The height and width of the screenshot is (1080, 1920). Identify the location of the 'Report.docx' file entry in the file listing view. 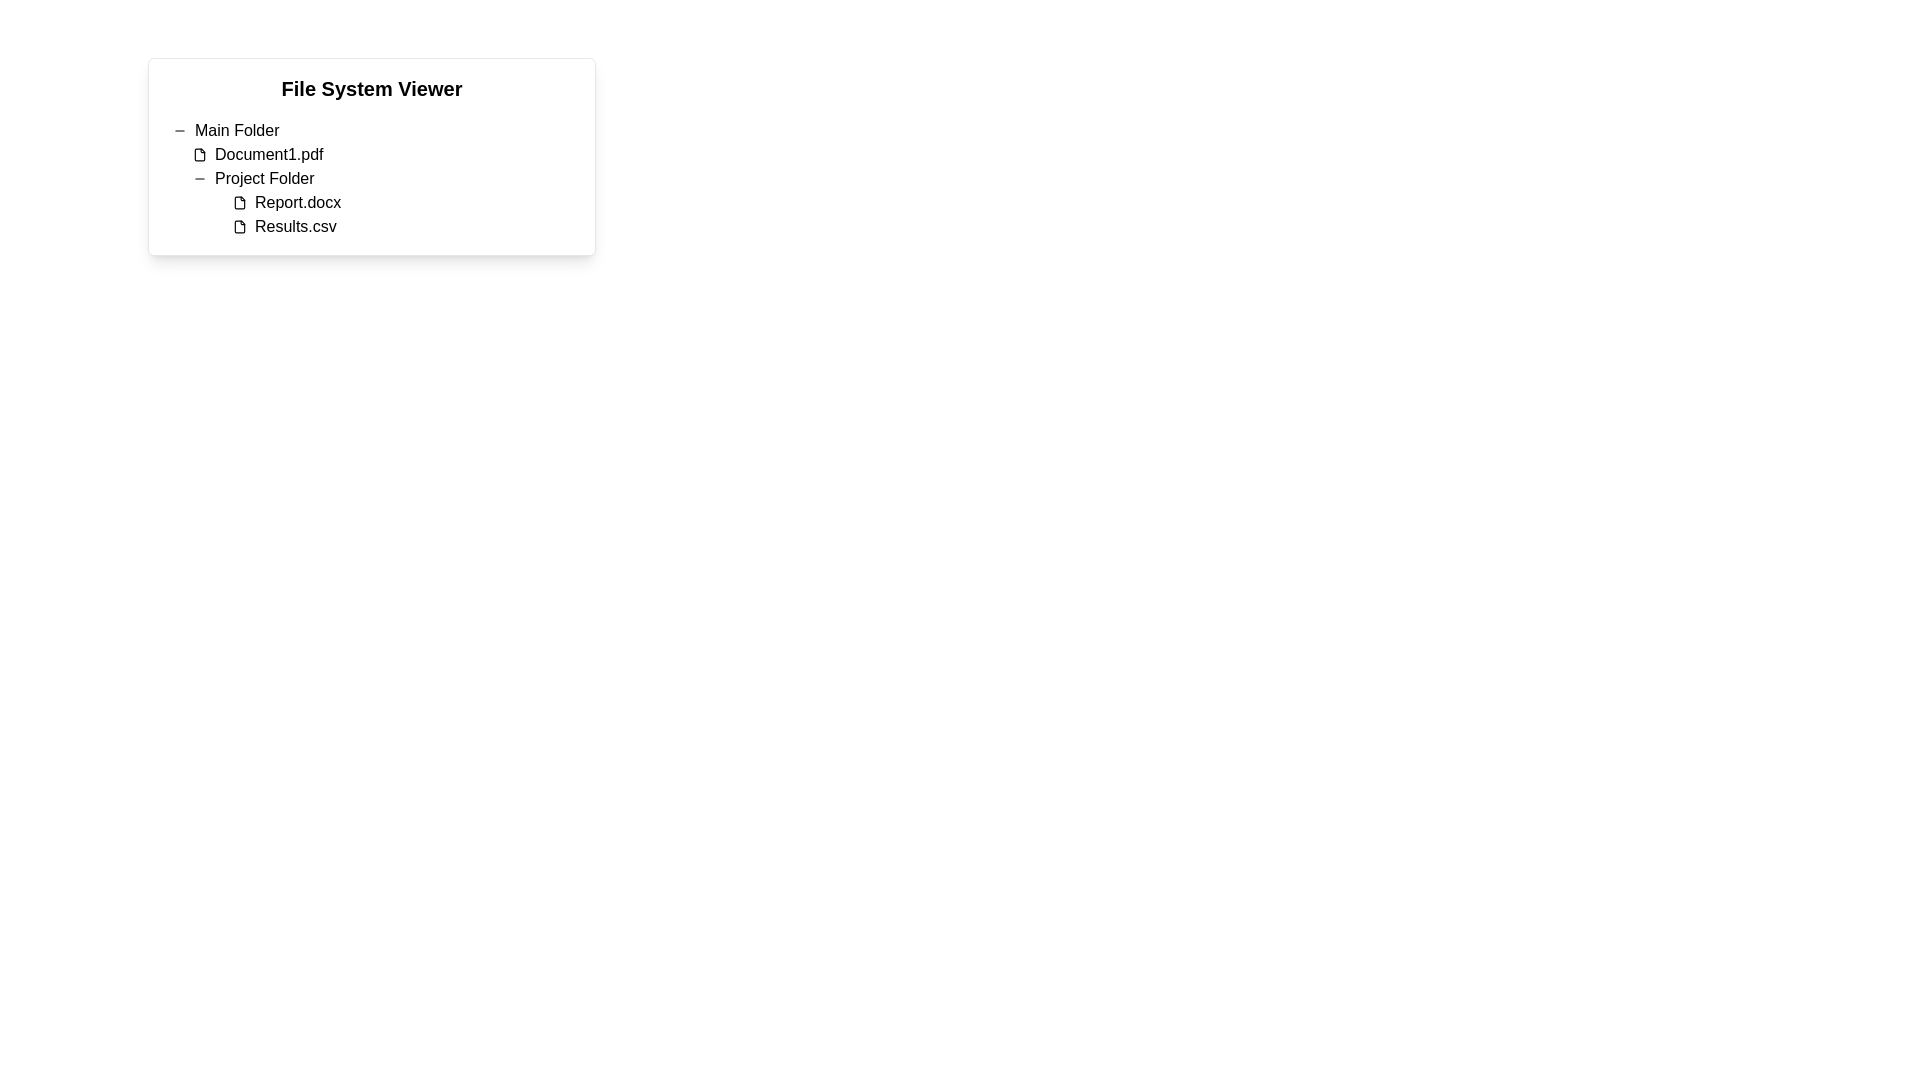
(401, 203).